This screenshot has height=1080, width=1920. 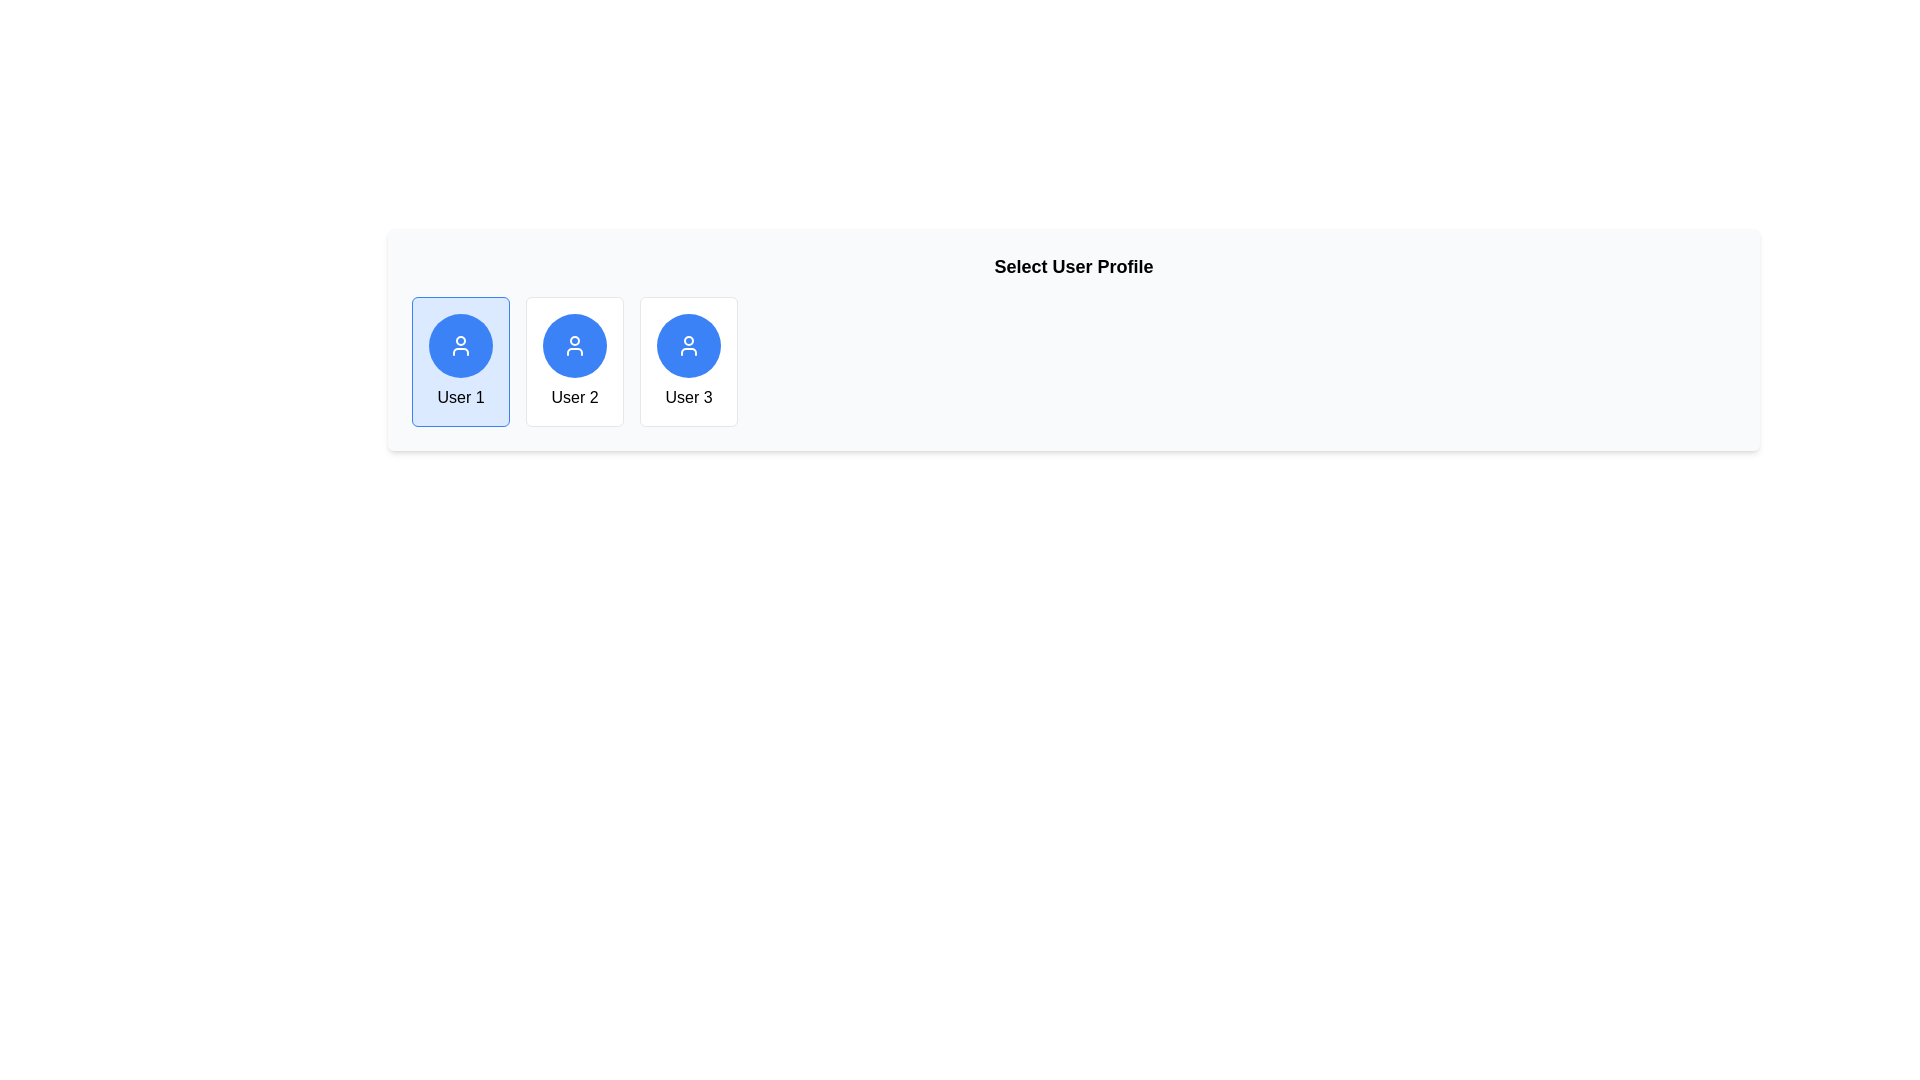 I want to click on the user icon for the 'User 3' profile option, which is centered, so click(x=689, y=345).